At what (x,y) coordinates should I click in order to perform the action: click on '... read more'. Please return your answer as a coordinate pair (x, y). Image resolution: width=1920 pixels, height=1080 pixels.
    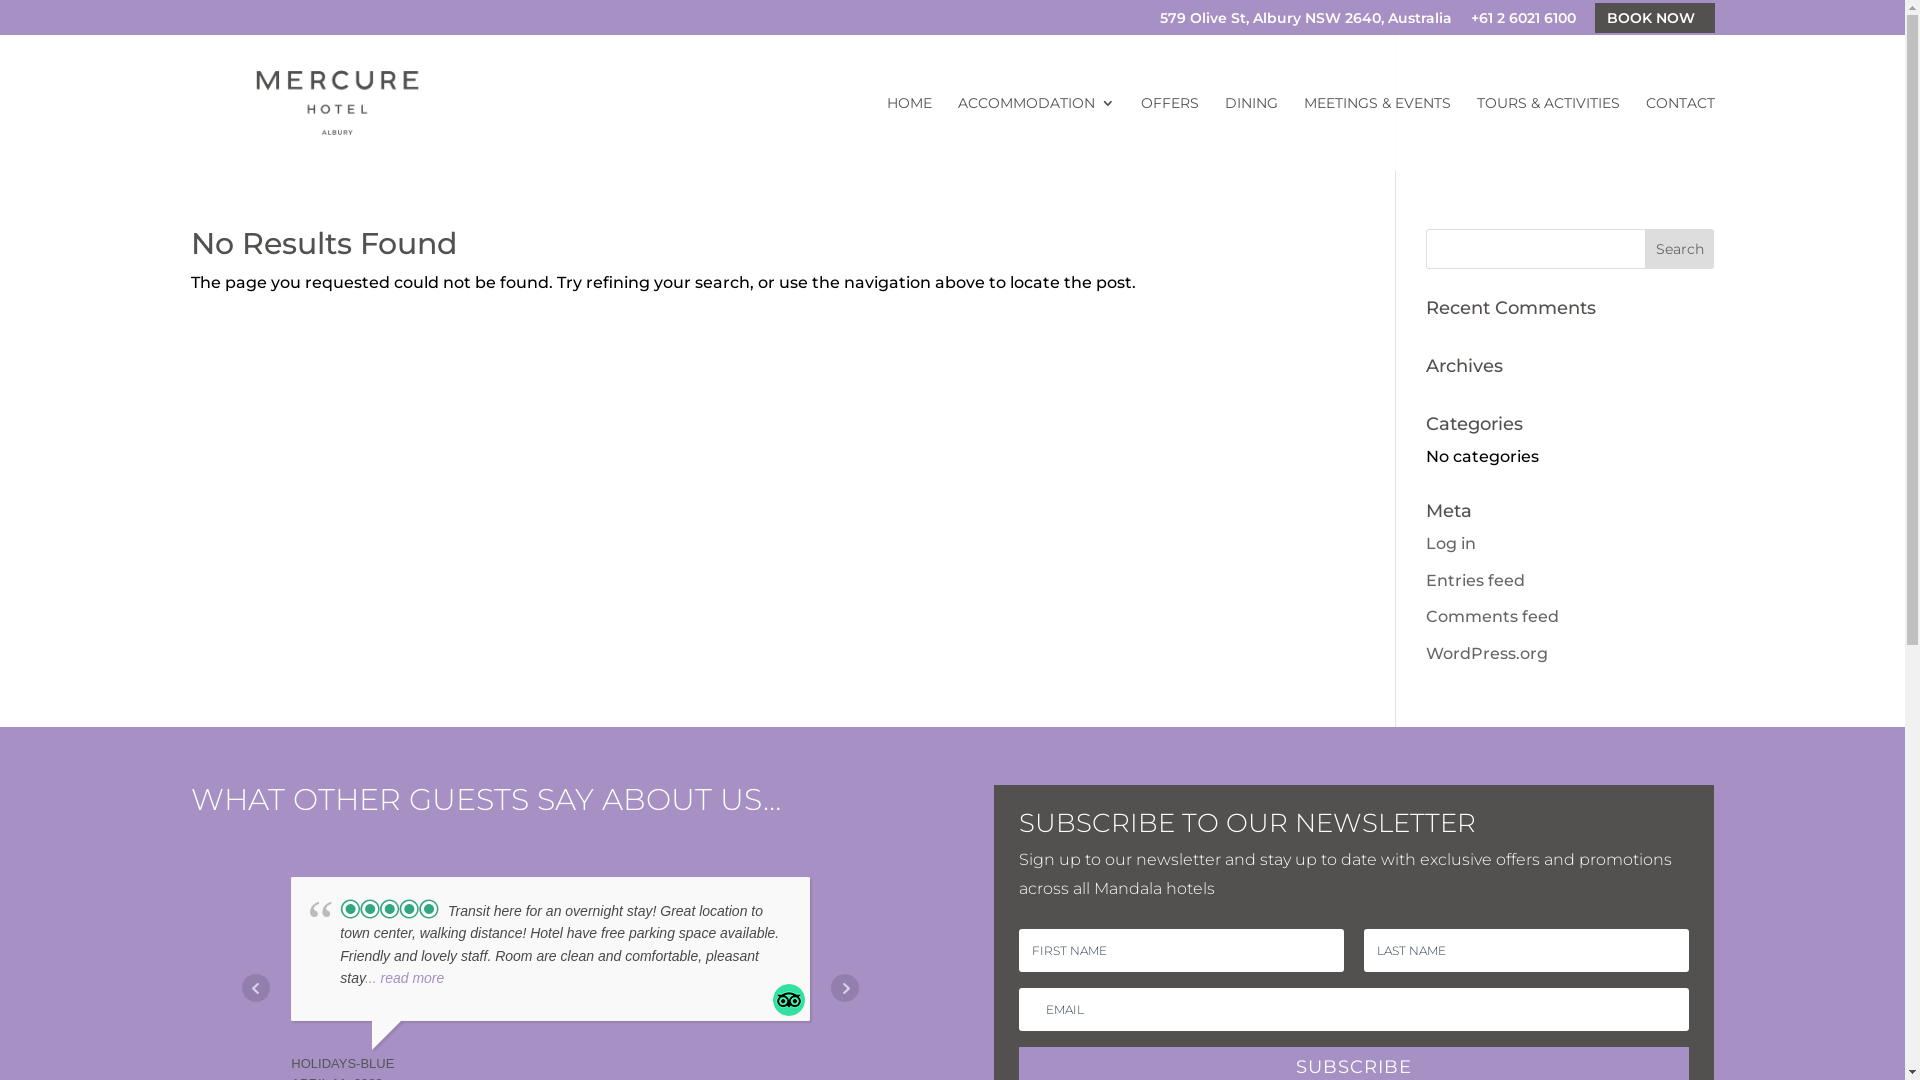
    Looking at the image, I should click on (403, 977).